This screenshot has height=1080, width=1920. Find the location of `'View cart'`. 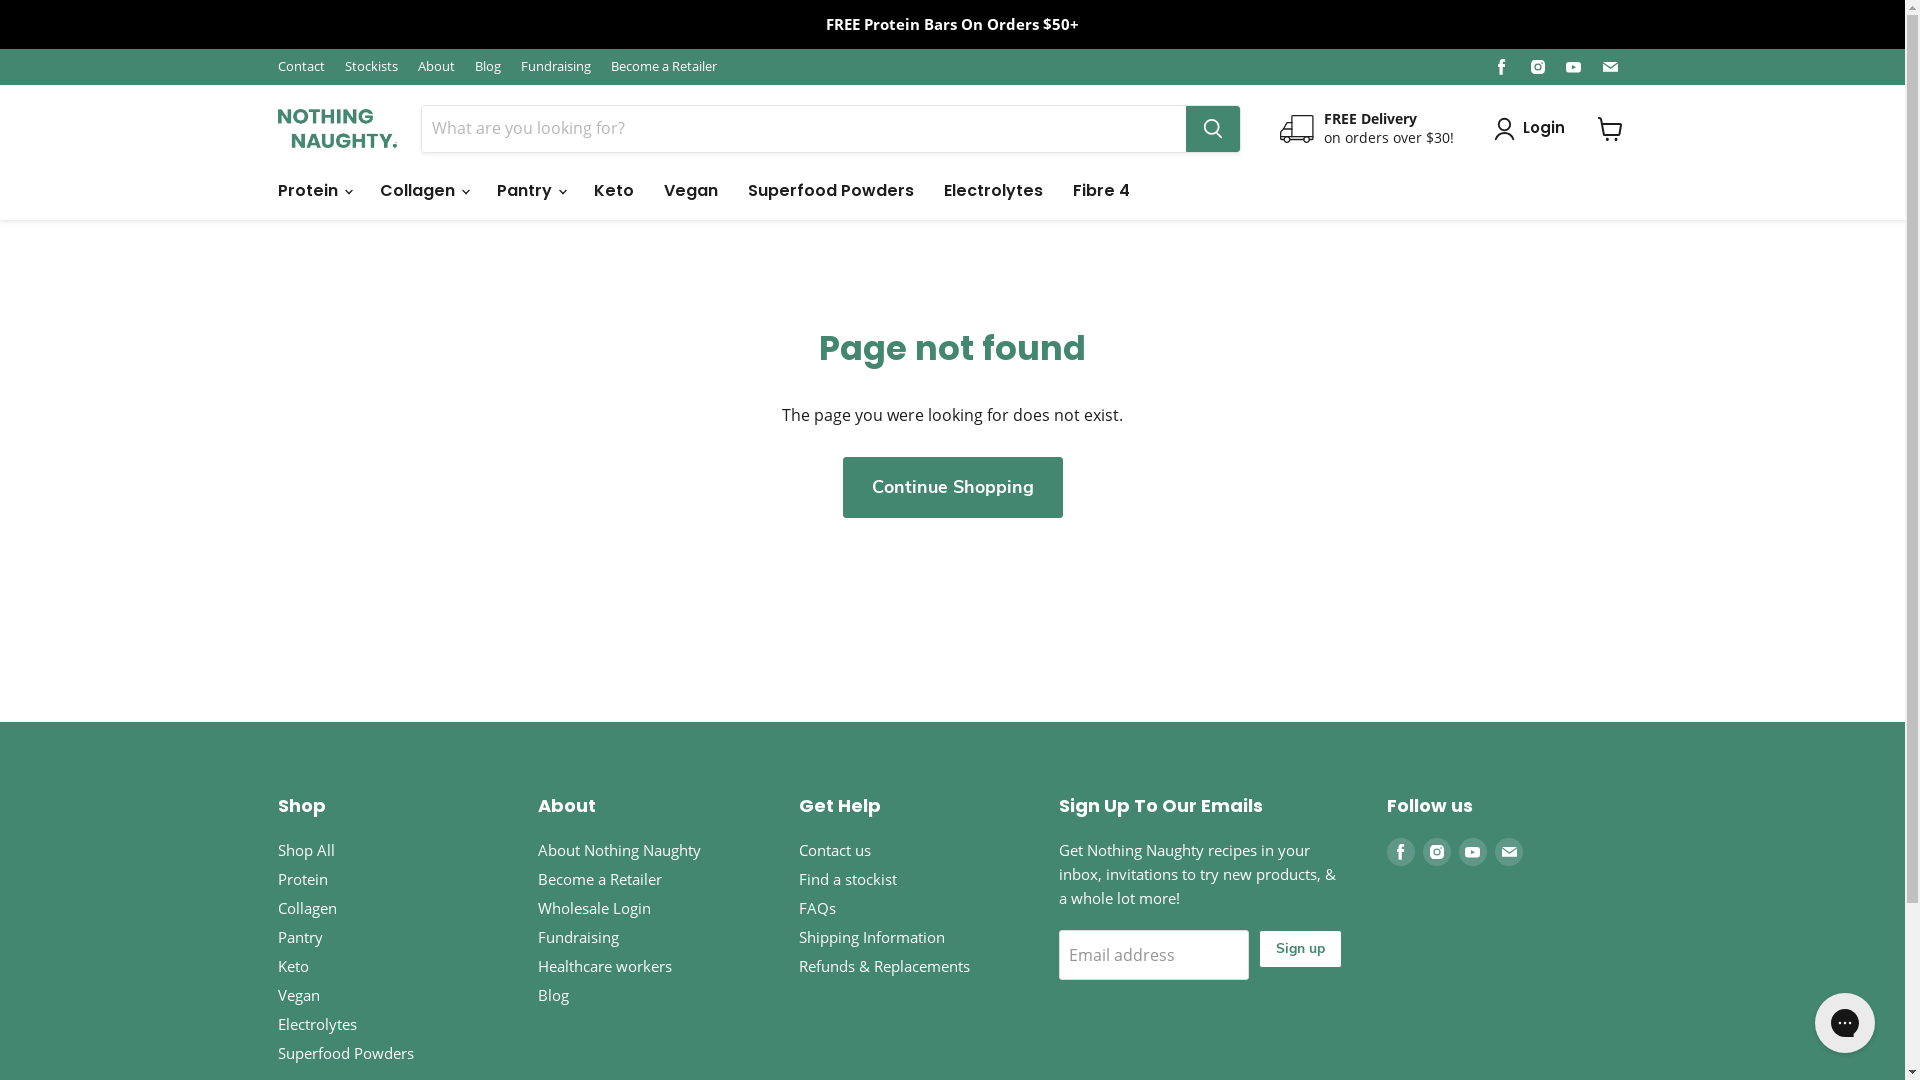

'View cart' is located at coordinates (1610, 127).